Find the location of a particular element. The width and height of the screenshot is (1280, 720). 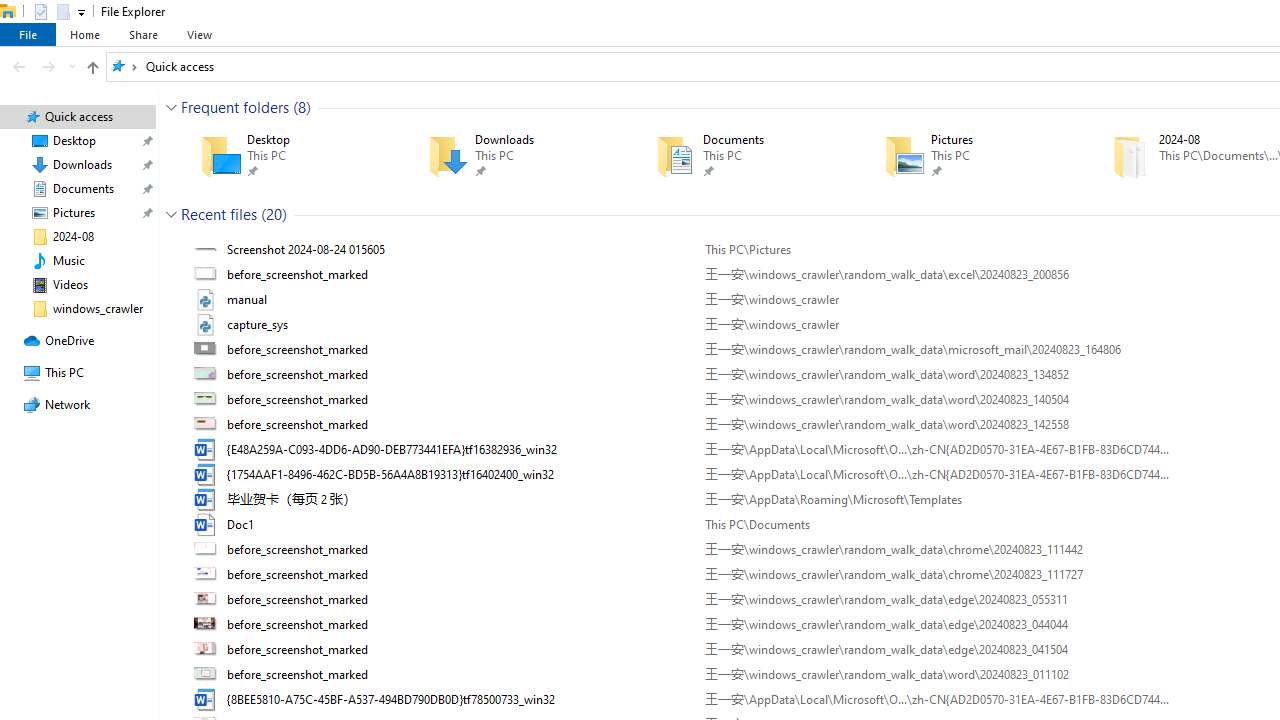

'Navigation buttons' is located at coordinates (42, 65).